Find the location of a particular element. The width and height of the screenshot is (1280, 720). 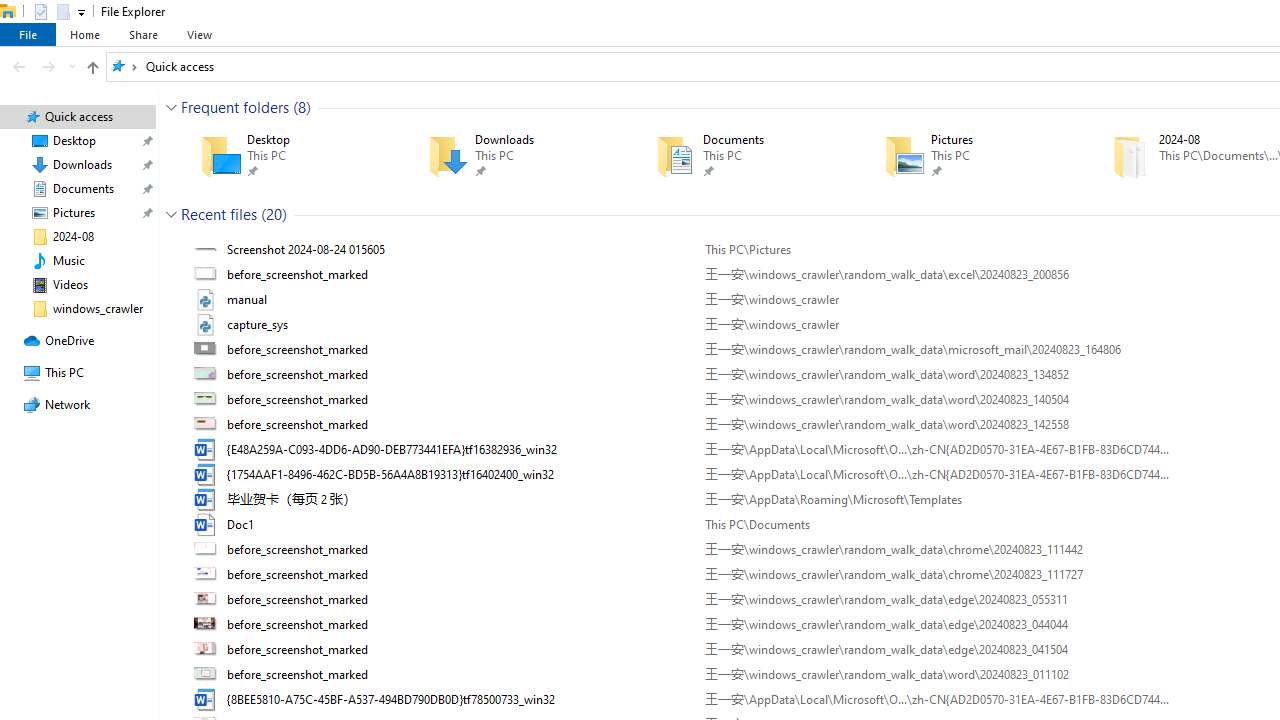

'Navigation buttons' is located at coordinates (42, 65).